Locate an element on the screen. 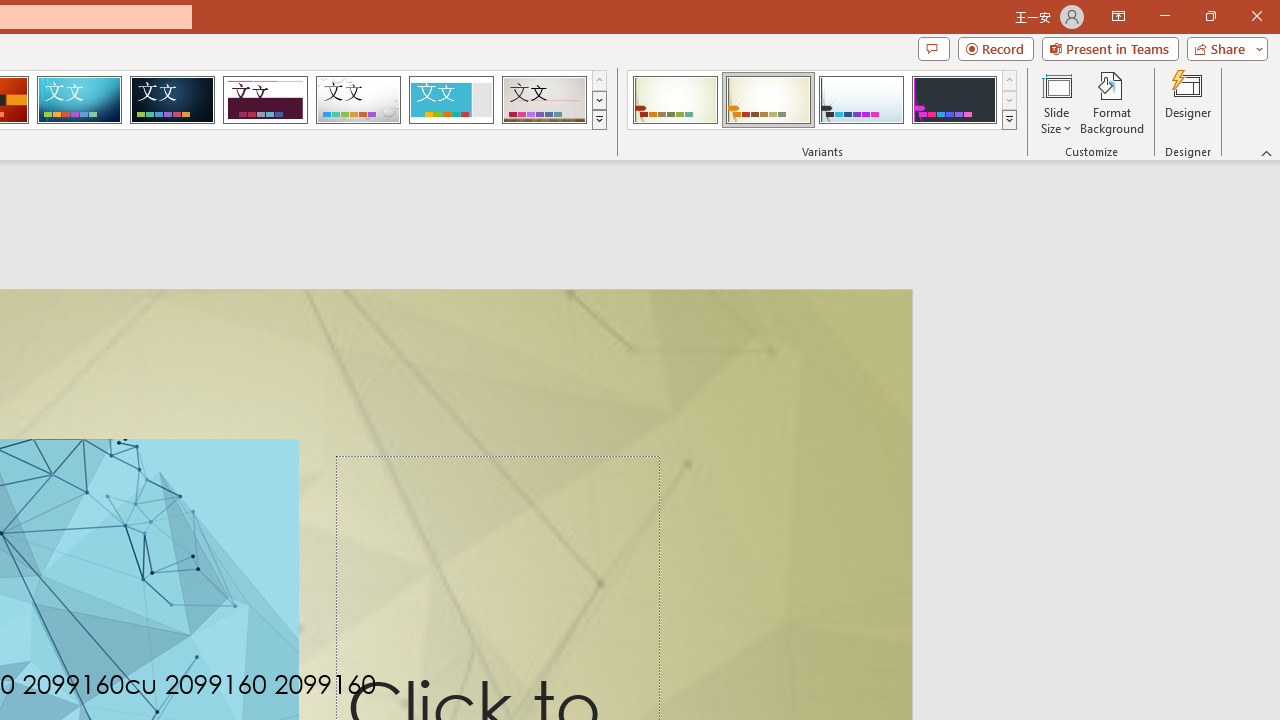 The height and width of the screenshot is (720, 1280). 'AutomationID: ThemeVariantsGallery' is located at coordinates (823, 100).